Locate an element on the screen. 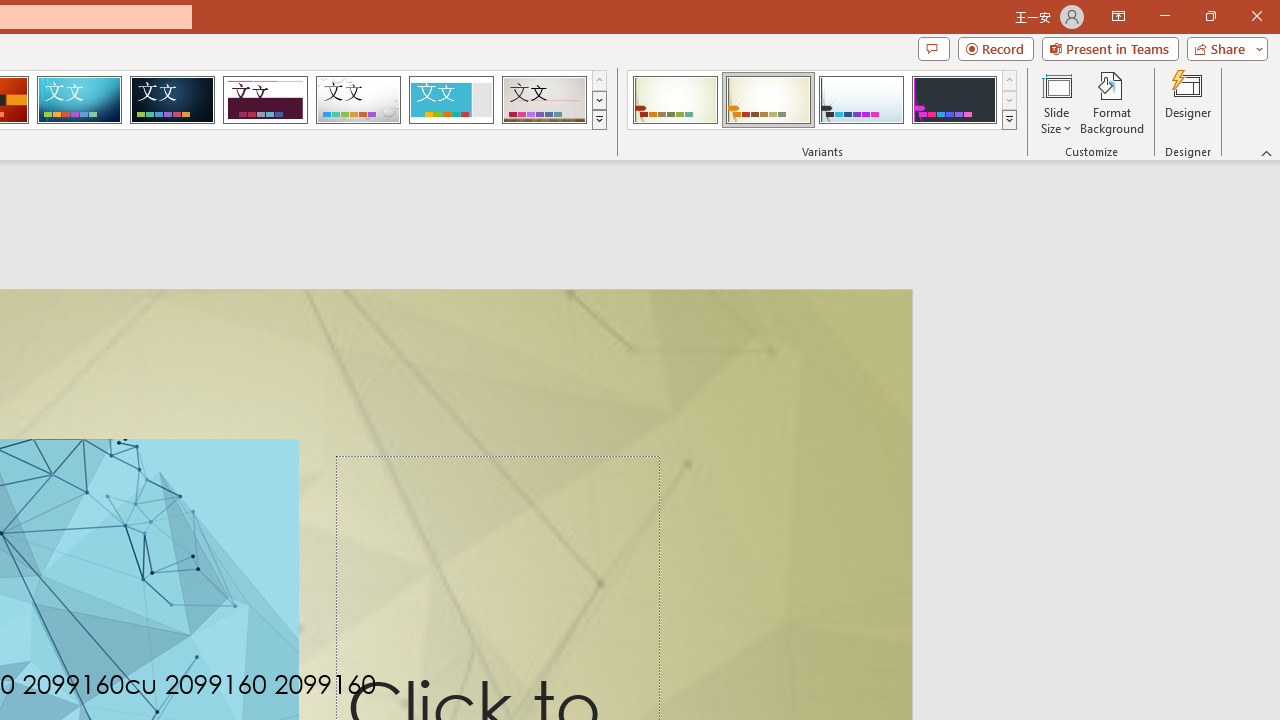 The height and width of the screenshot is (720, 1280). 'AutomationID: ThemeVariantsGallery' is located at coordinates (823, 100).